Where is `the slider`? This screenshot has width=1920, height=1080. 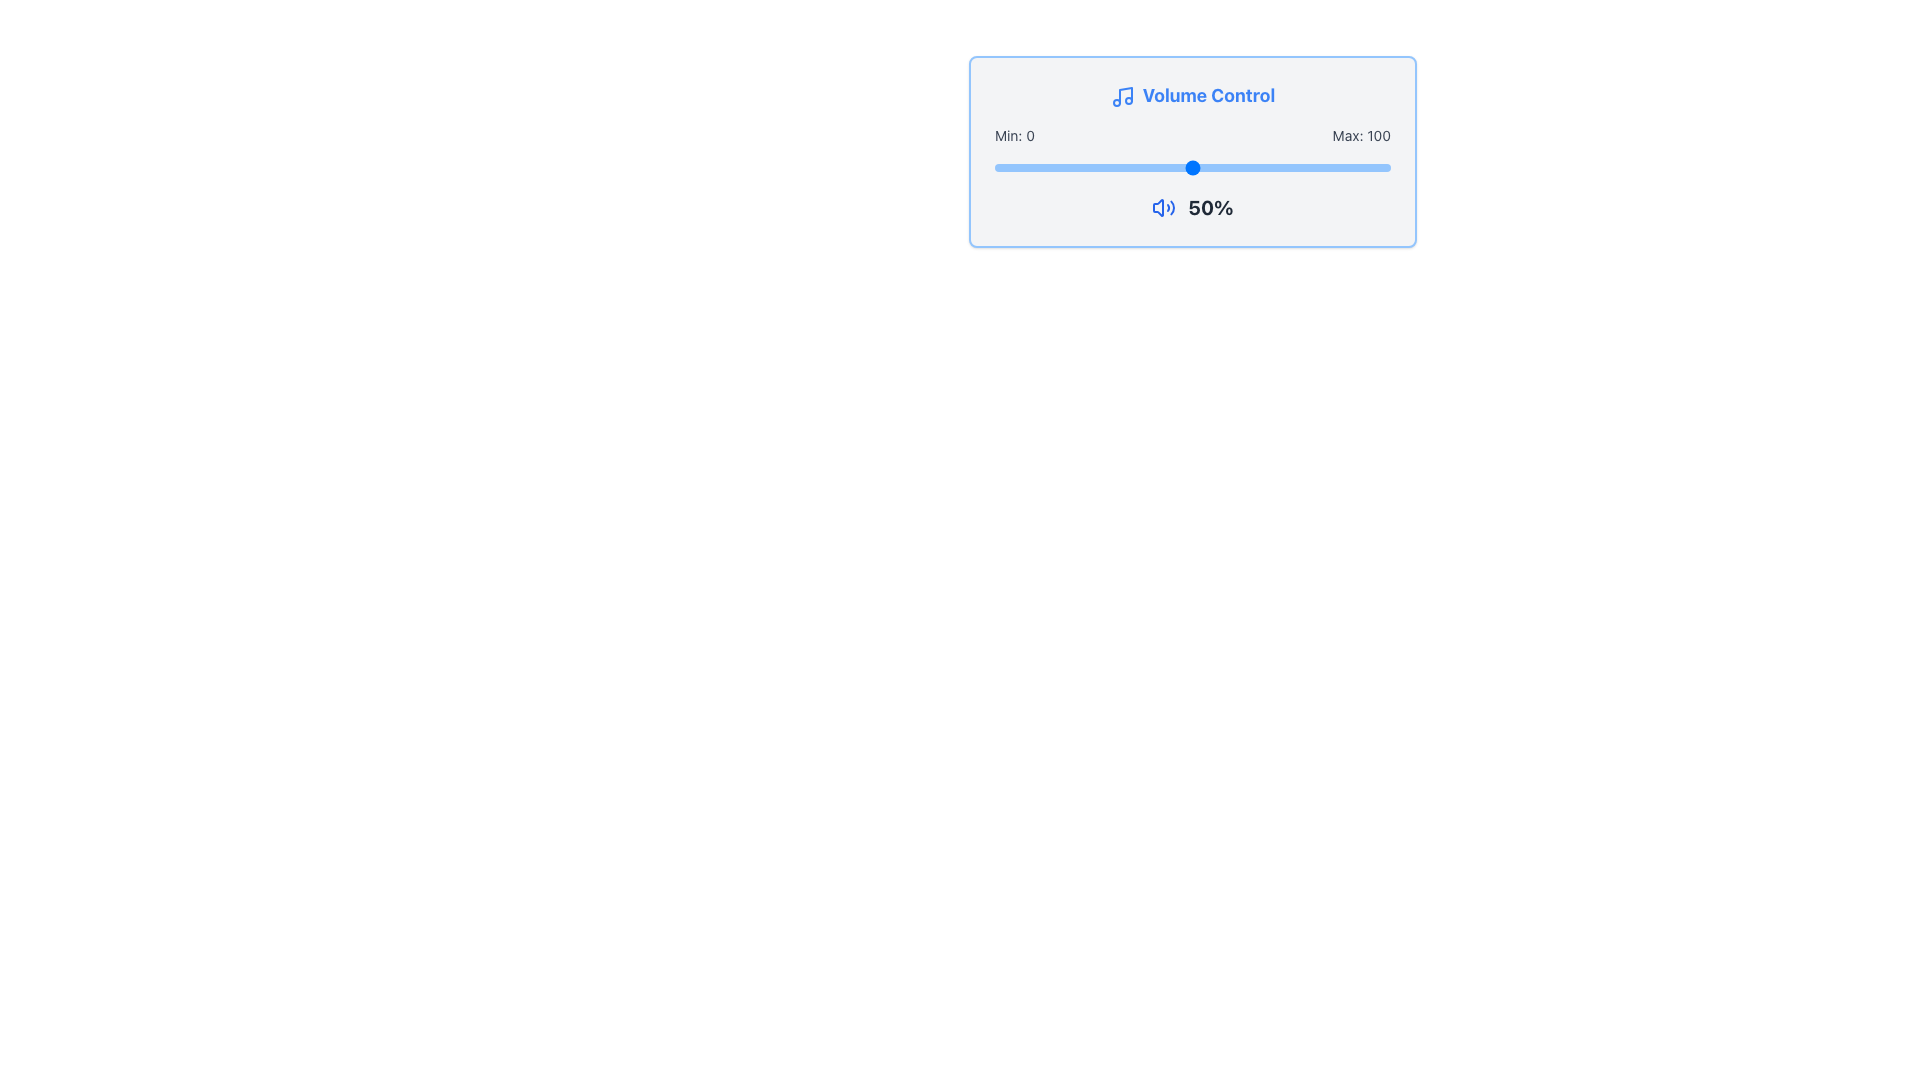 the slider is located at coordinates (1116, 167).